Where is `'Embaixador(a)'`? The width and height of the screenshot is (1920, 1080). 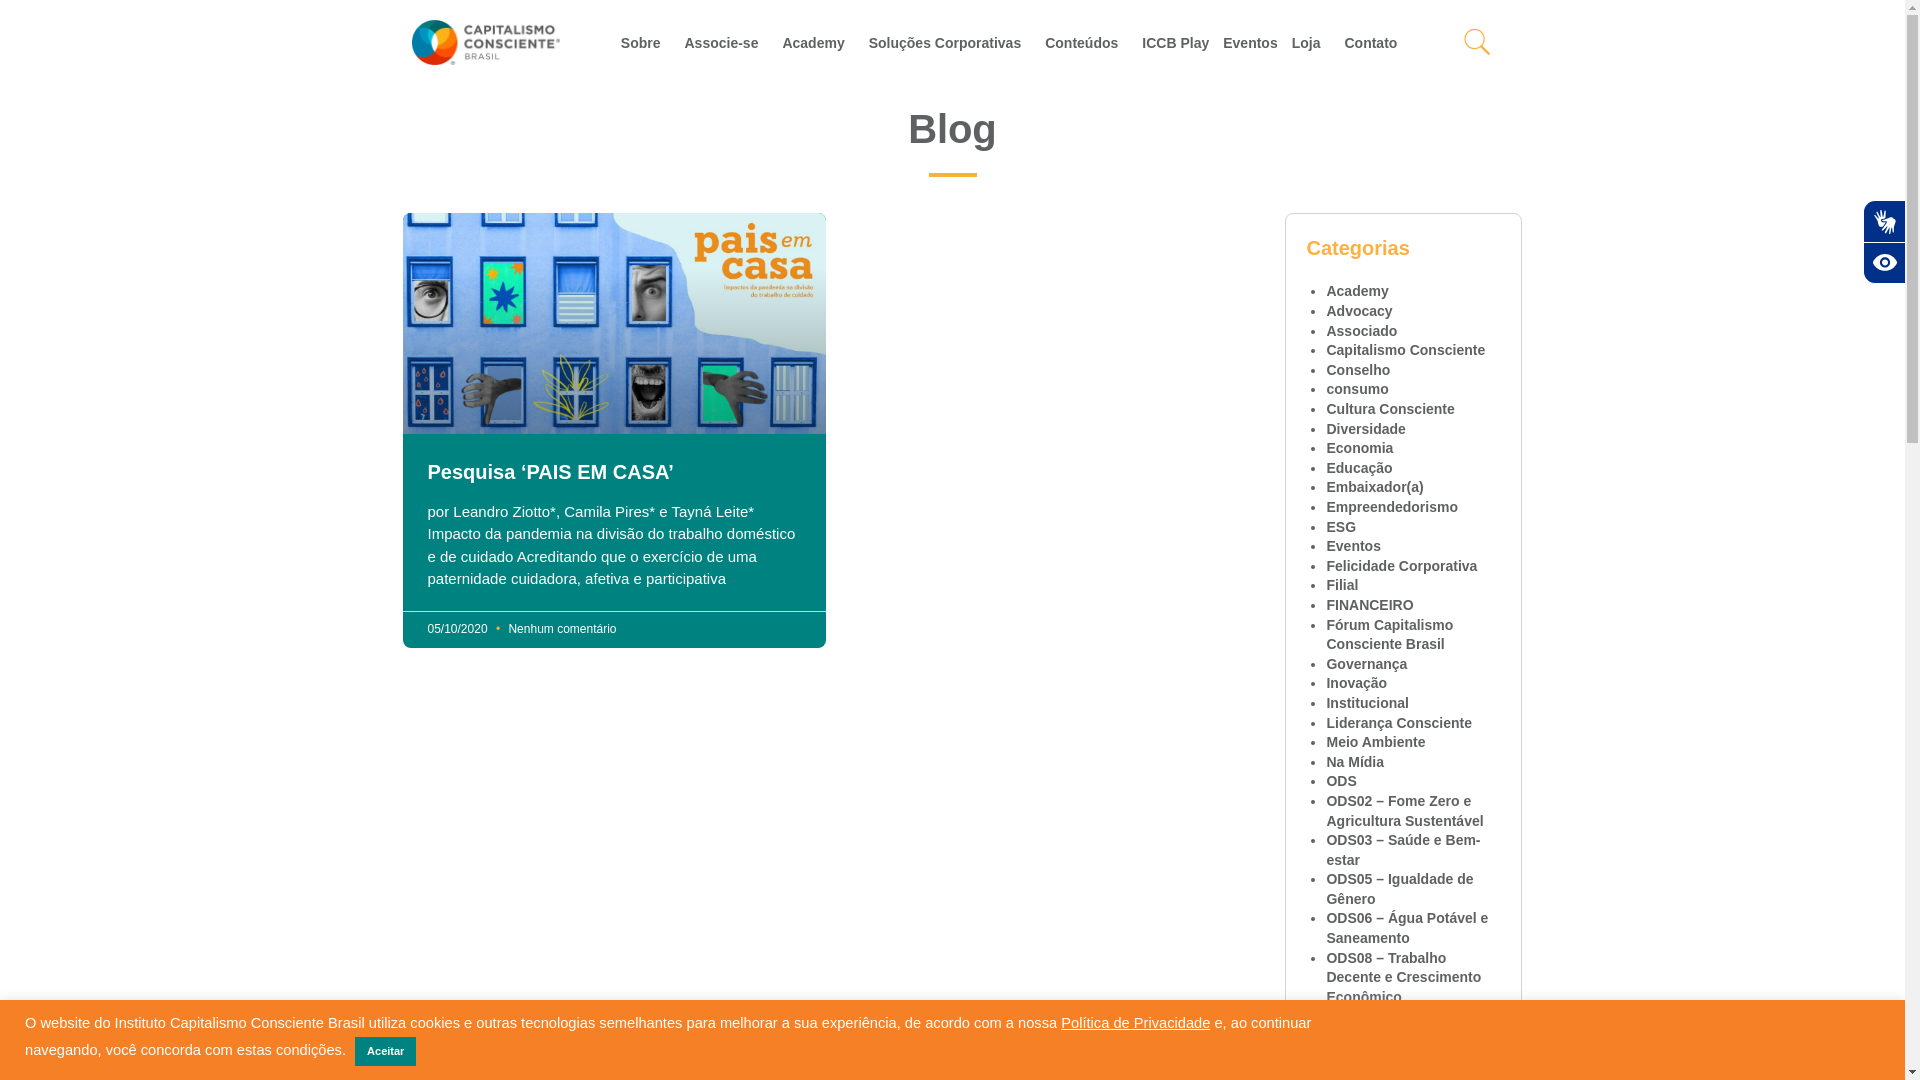 'Embaixador(a)' is located at coordinates (1325, 486).